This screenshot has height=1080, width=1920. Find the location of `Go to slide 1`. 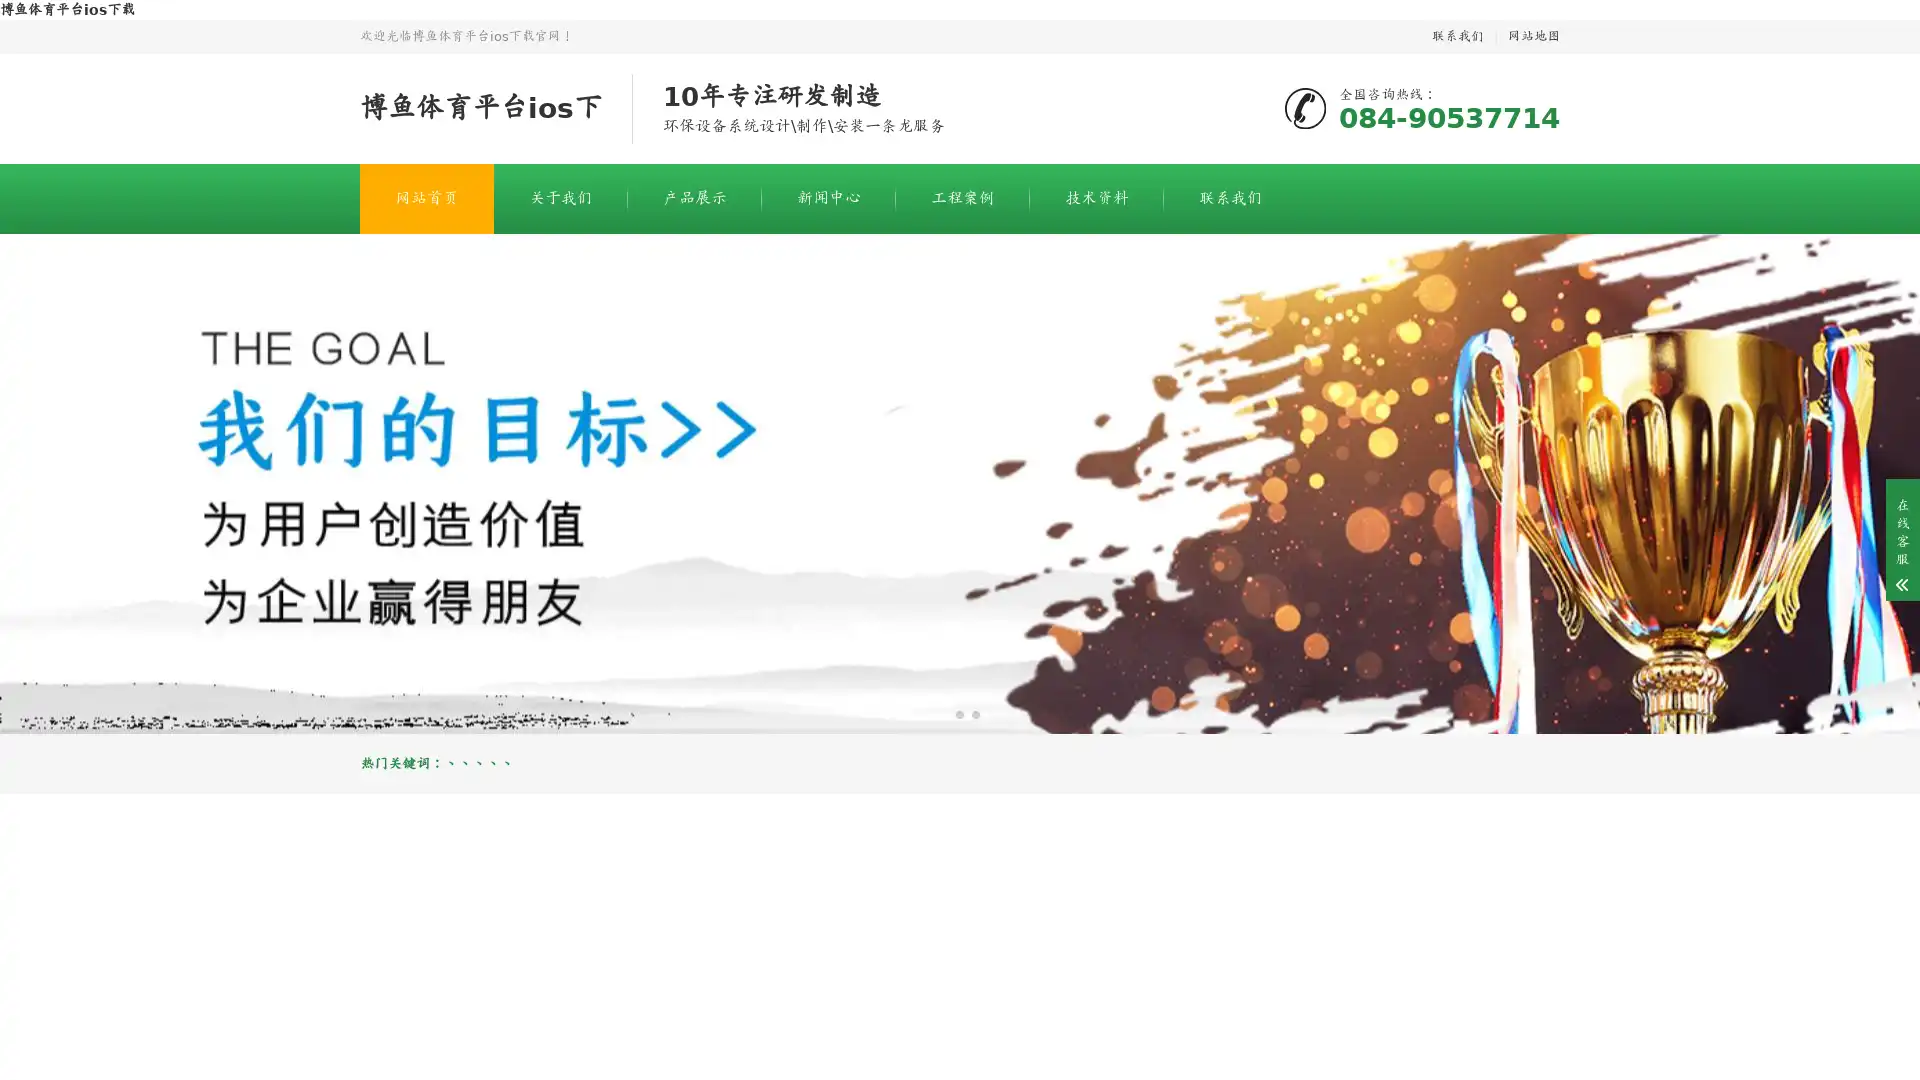

Go to slide 1 is located at coordinates (943, 713).